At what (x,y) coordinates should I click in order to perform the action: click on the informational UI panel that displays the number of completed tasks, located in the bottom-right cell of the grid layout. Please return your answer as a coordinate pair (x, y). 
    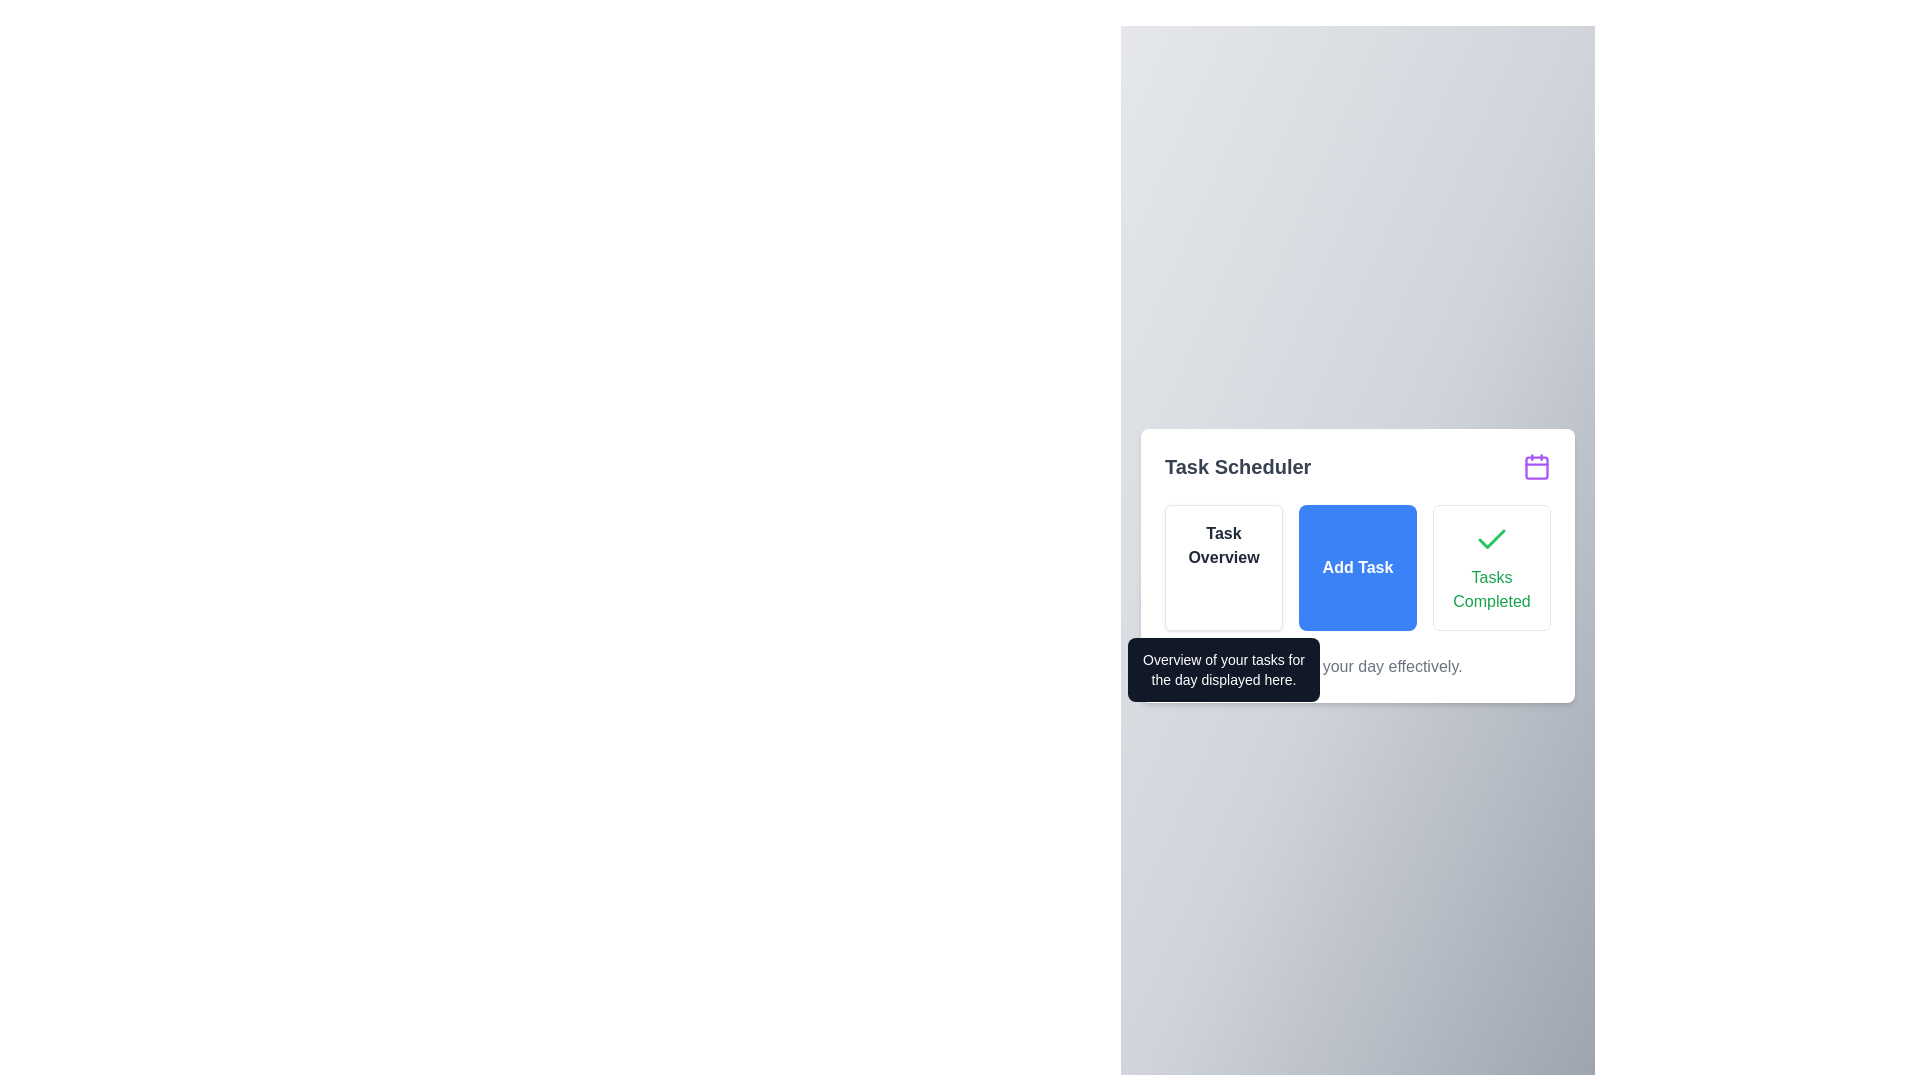
    Looking at the image, I should click on (1492, 567).